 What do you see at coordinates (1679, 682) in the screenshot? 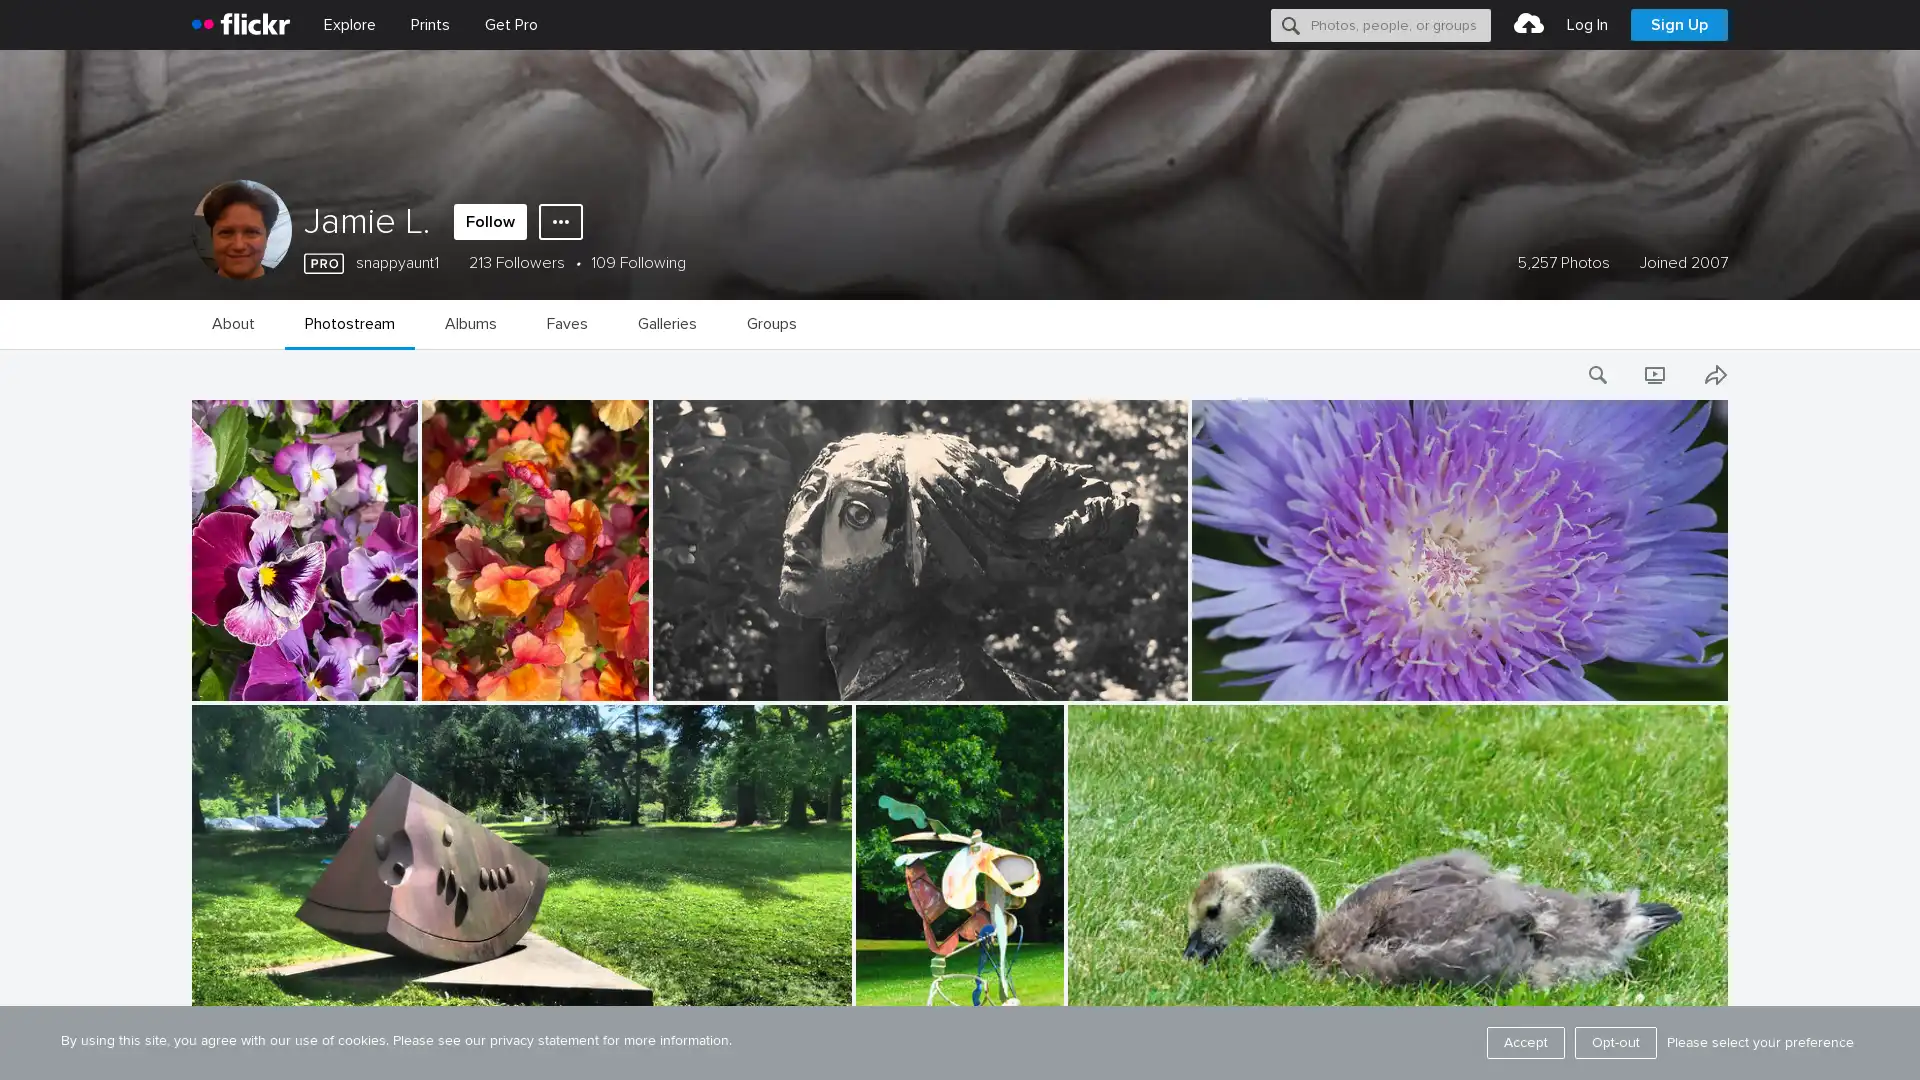
I see `Add to Favorites` at bounding box center [1679, 682].